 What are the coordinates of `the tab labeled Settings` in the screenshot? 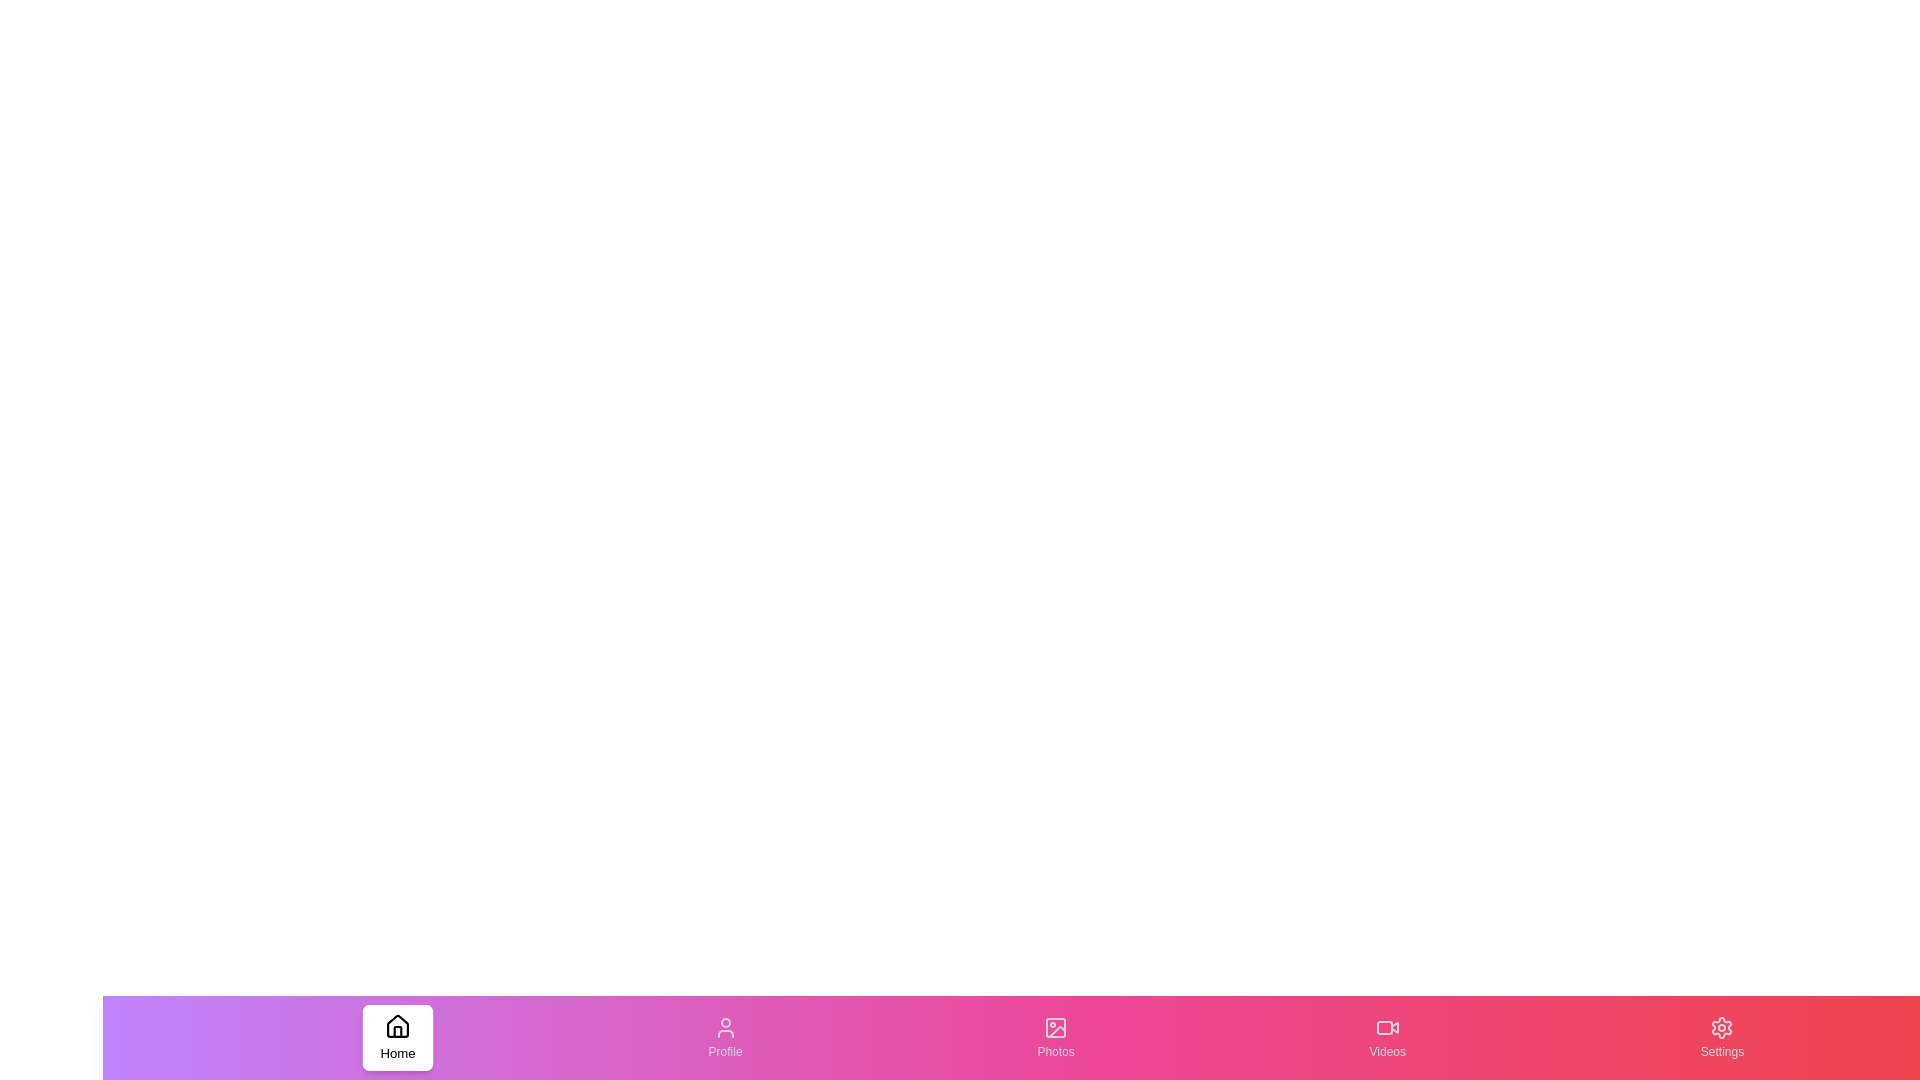 It's located at (1721, 1036).